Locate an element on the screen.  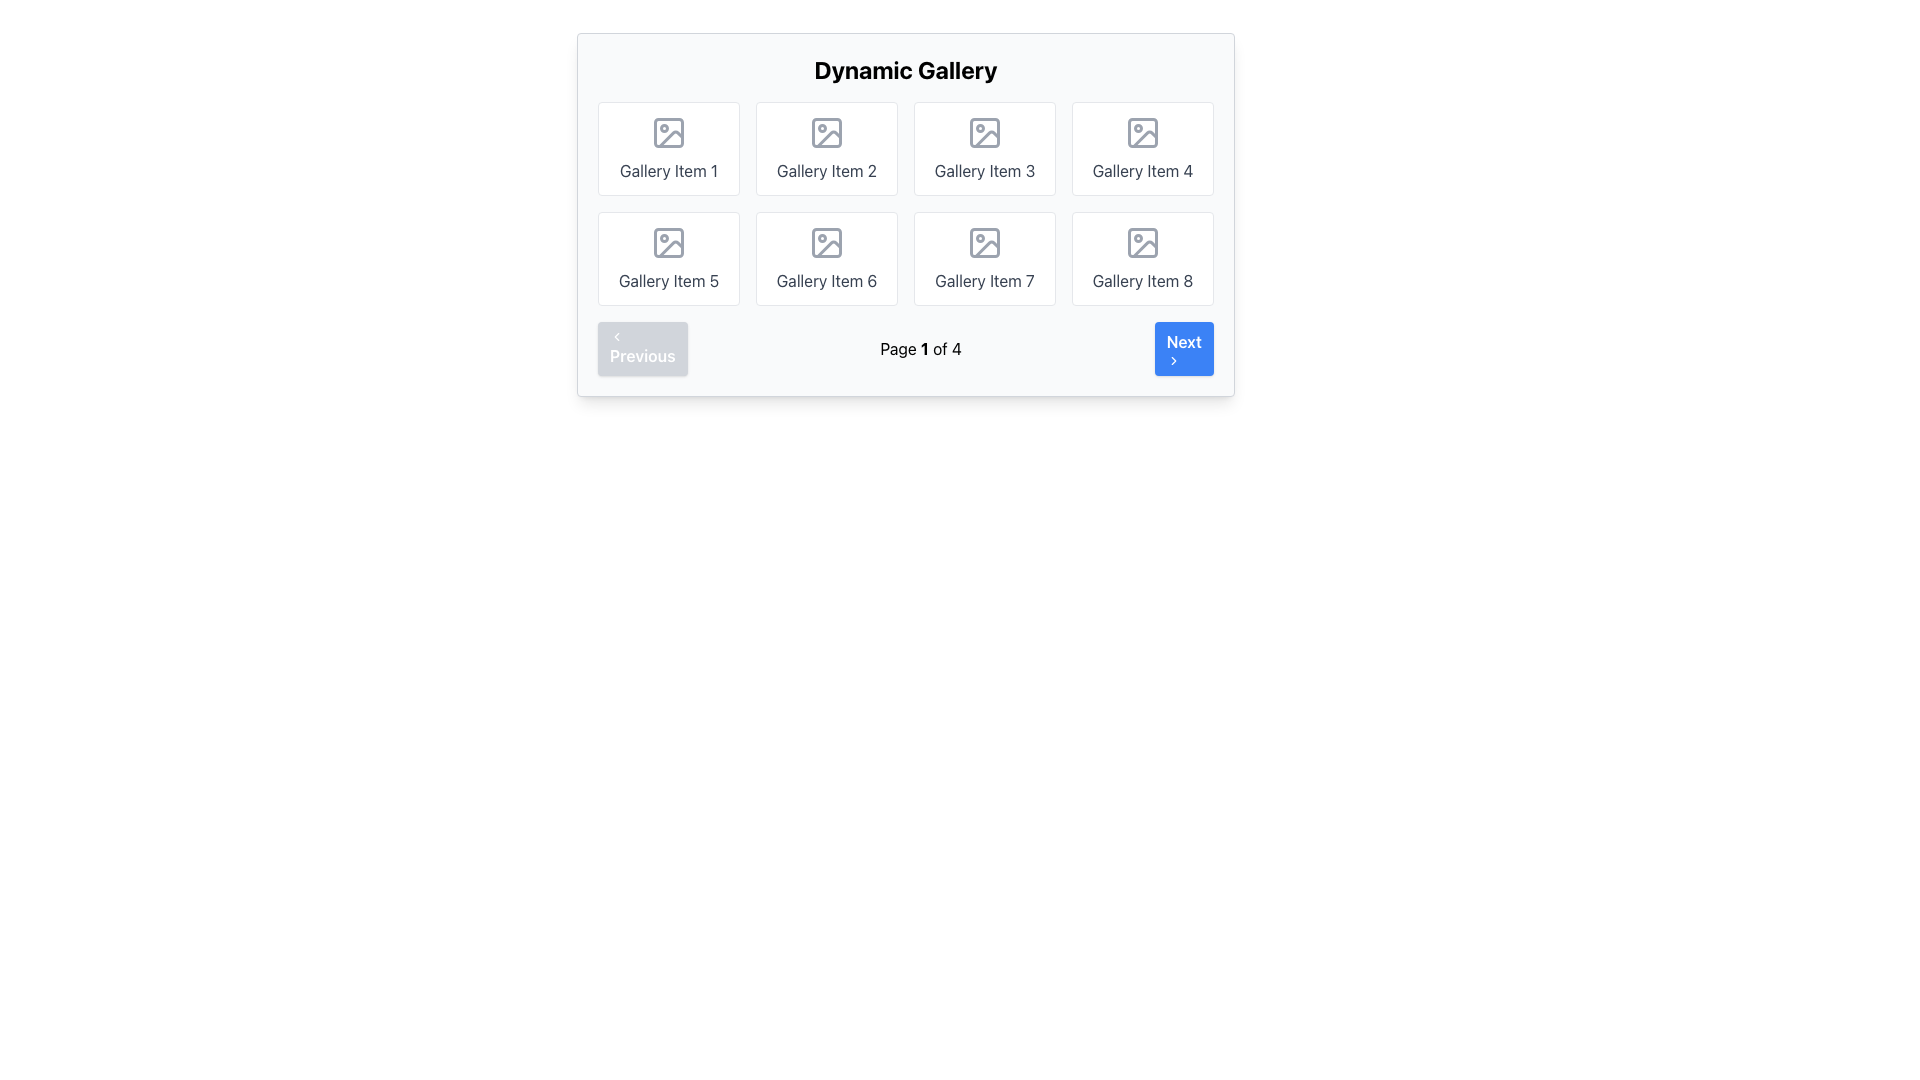
the text display that shows 'Page 1 of 4' located centrally in the navigation bar below the gallery, positioned between the 'Previous' and 'Next' buttons is located at coordinates (920, 347).